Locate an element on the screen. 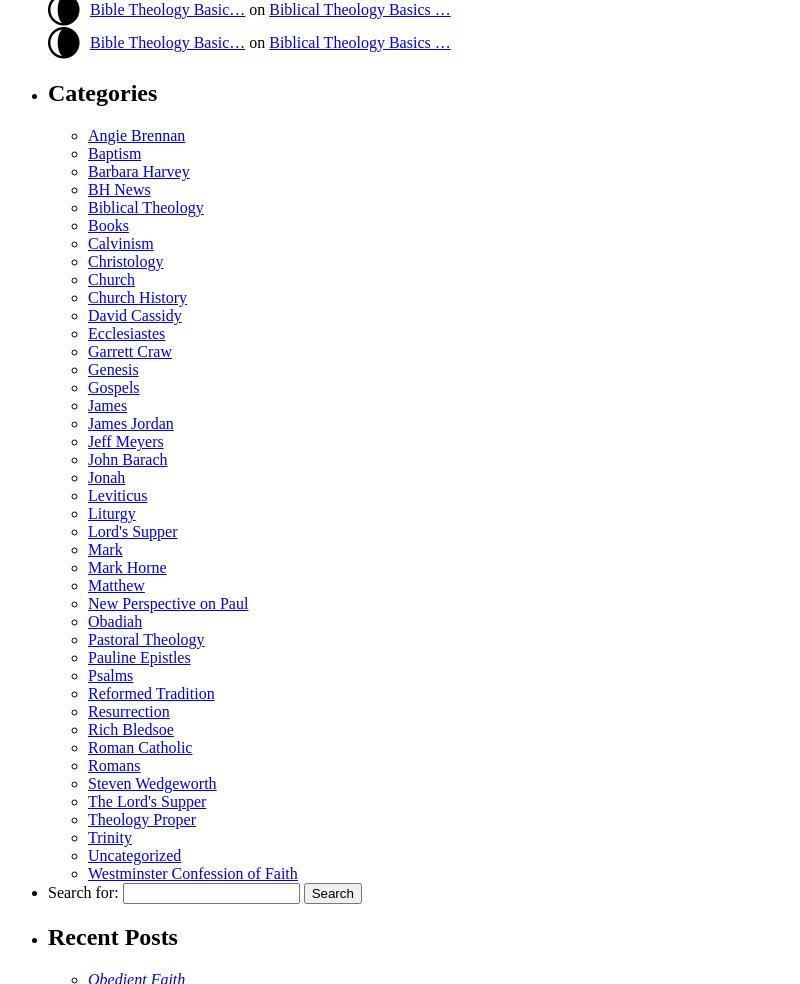 The image size is (800, 984). 'Romans' is located at coordinates (112, 764).